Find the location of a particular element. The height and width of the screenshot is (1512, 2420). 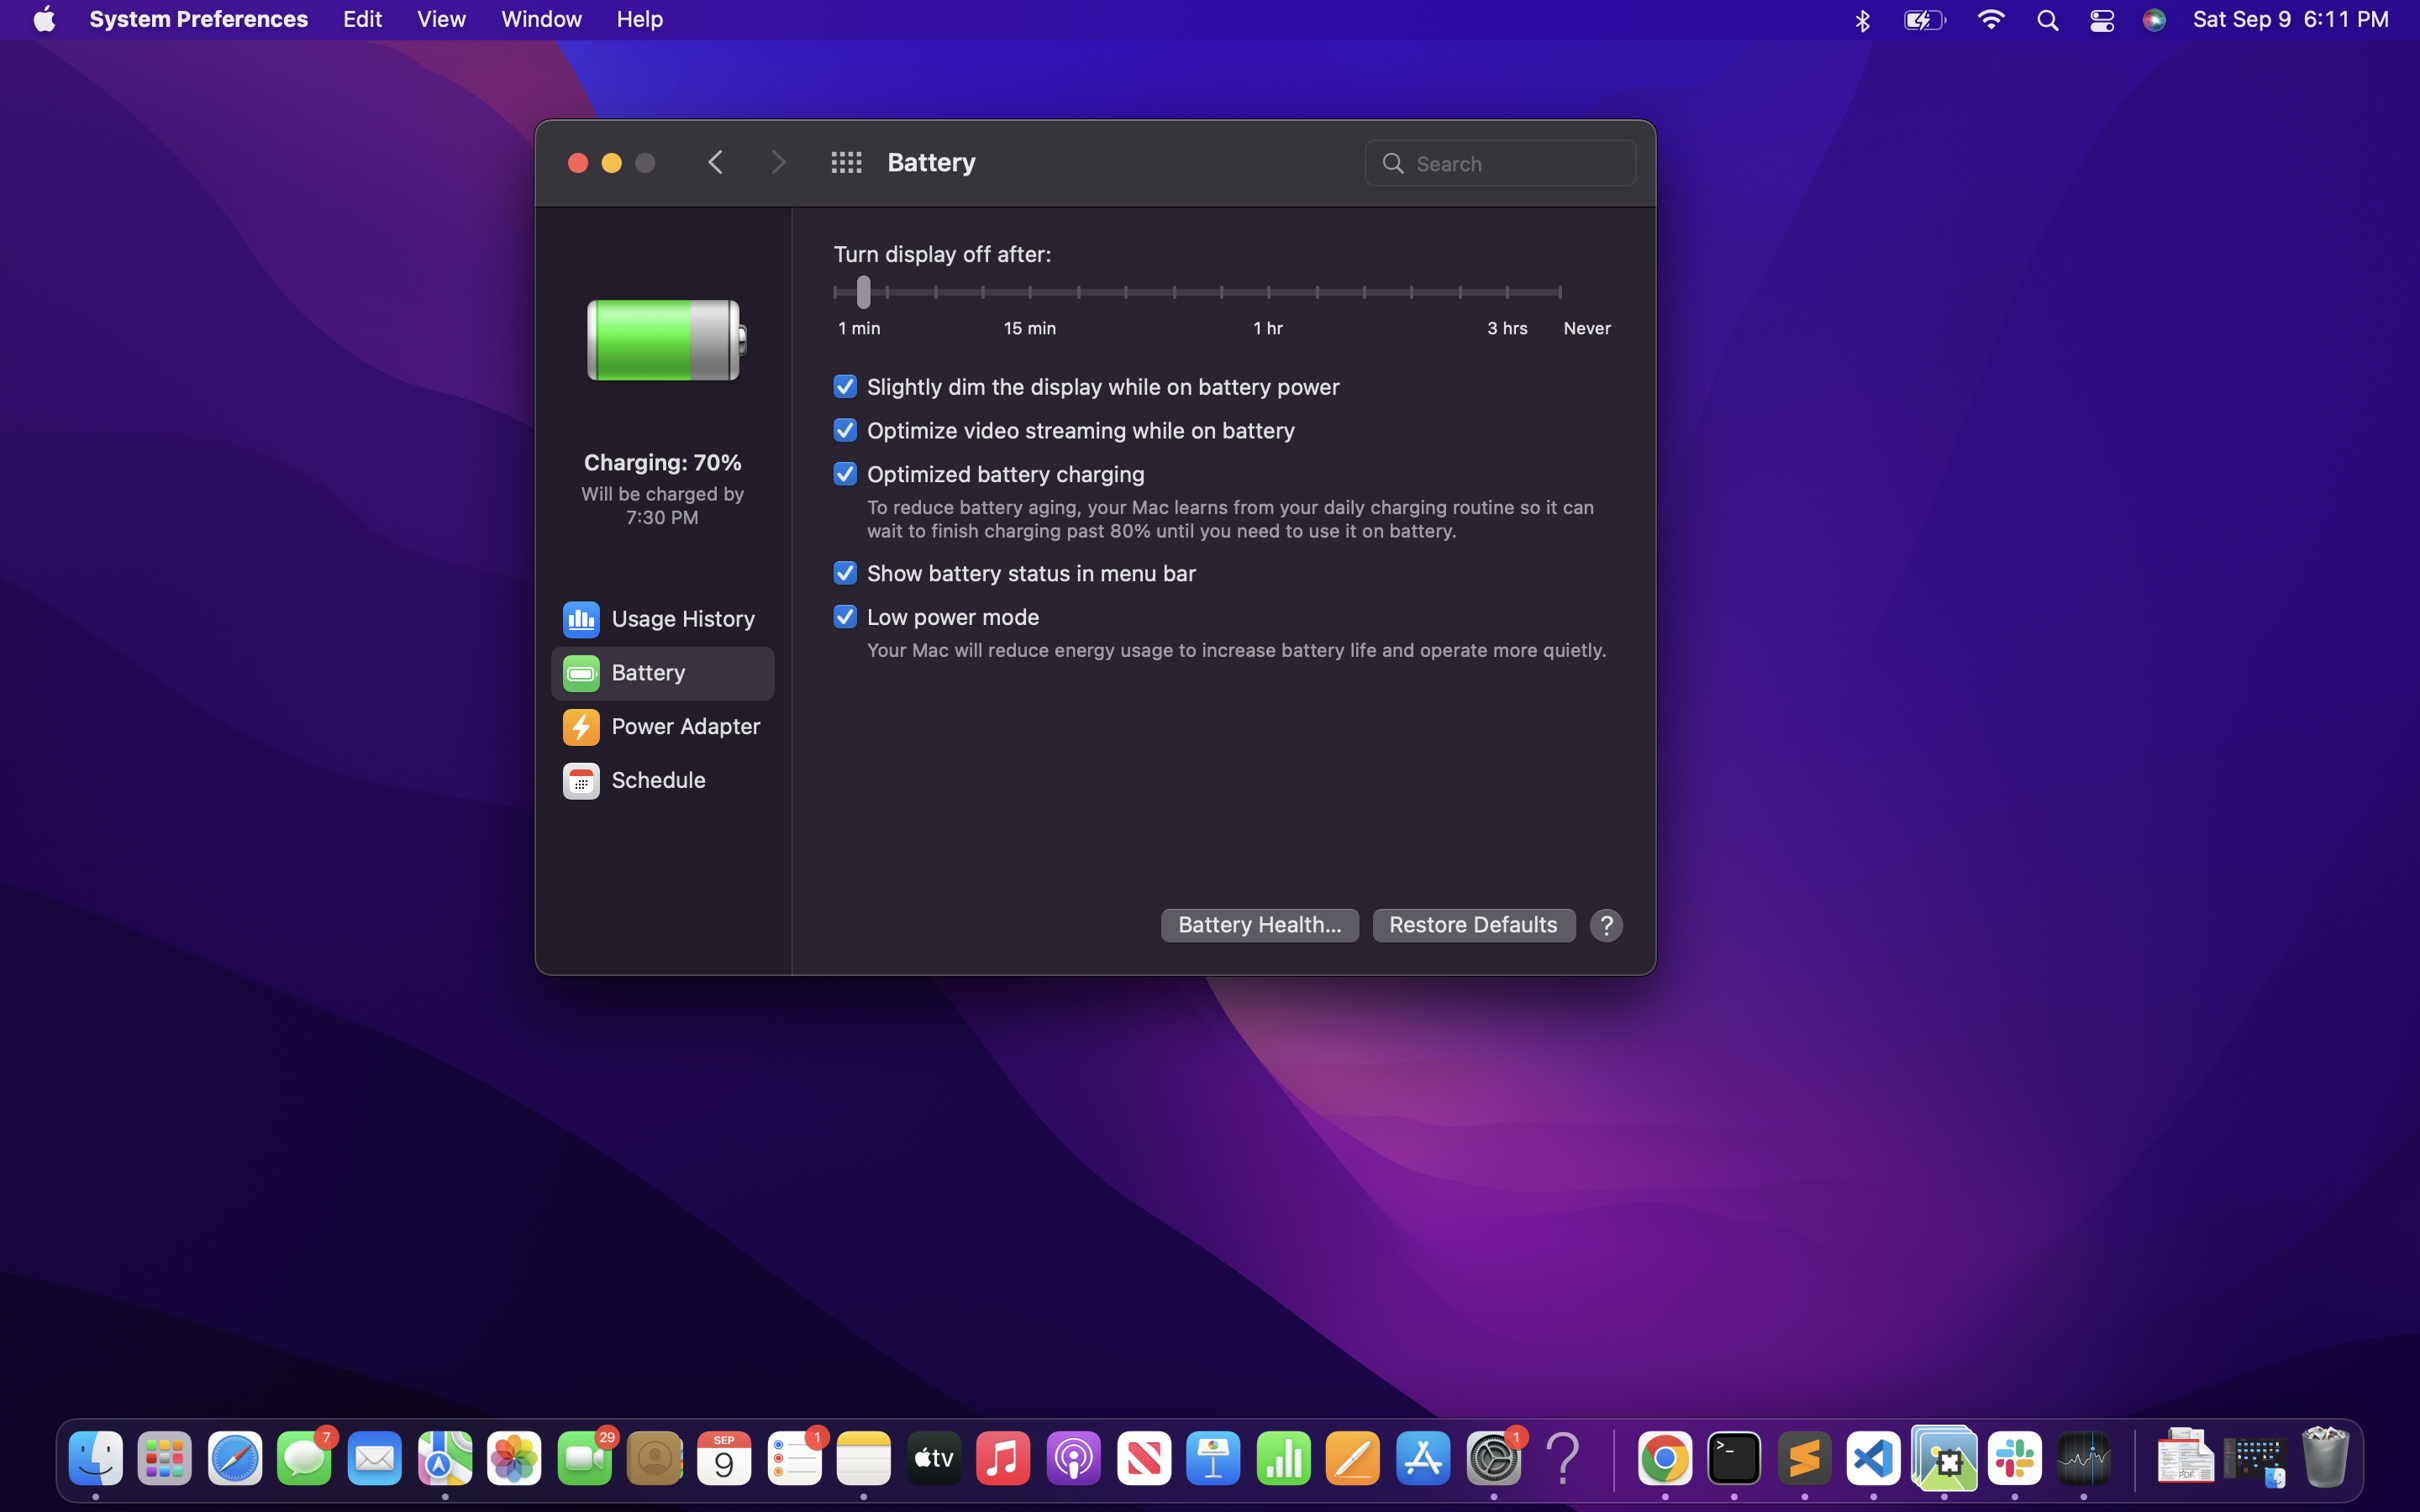

the schedule settings is located at coordinates (660, 781).